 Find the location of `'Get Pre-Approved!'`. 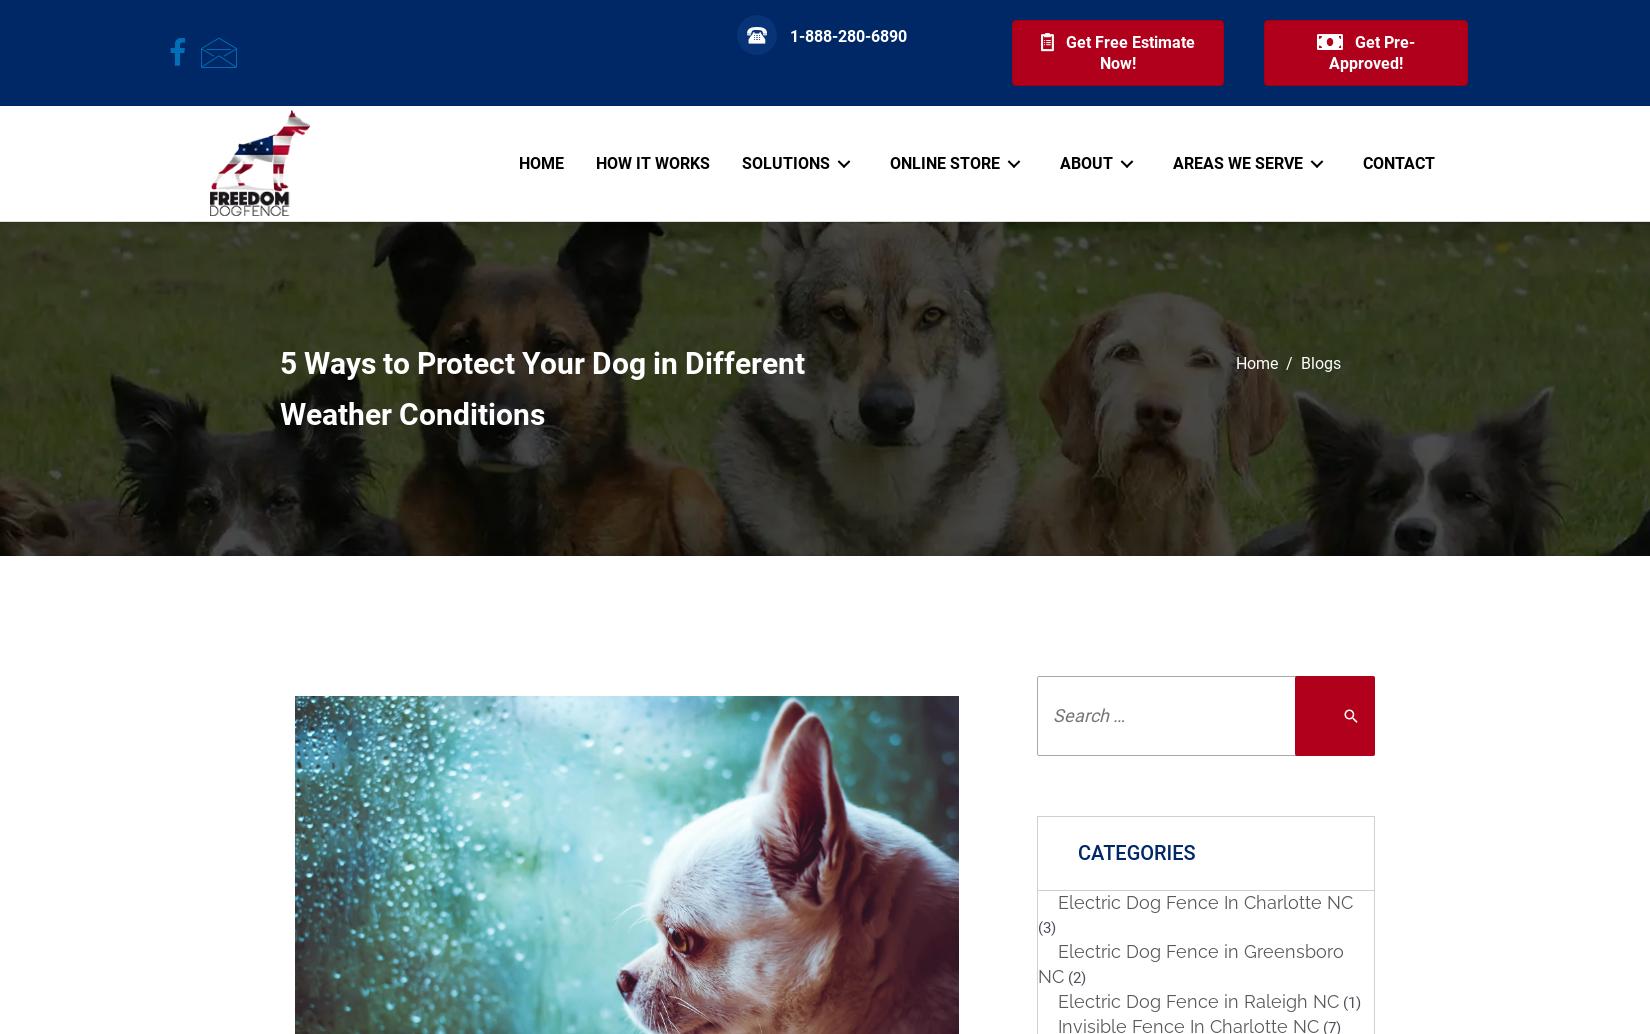

'Get Pre-Approved!' is located at coordinates (1370, 52).